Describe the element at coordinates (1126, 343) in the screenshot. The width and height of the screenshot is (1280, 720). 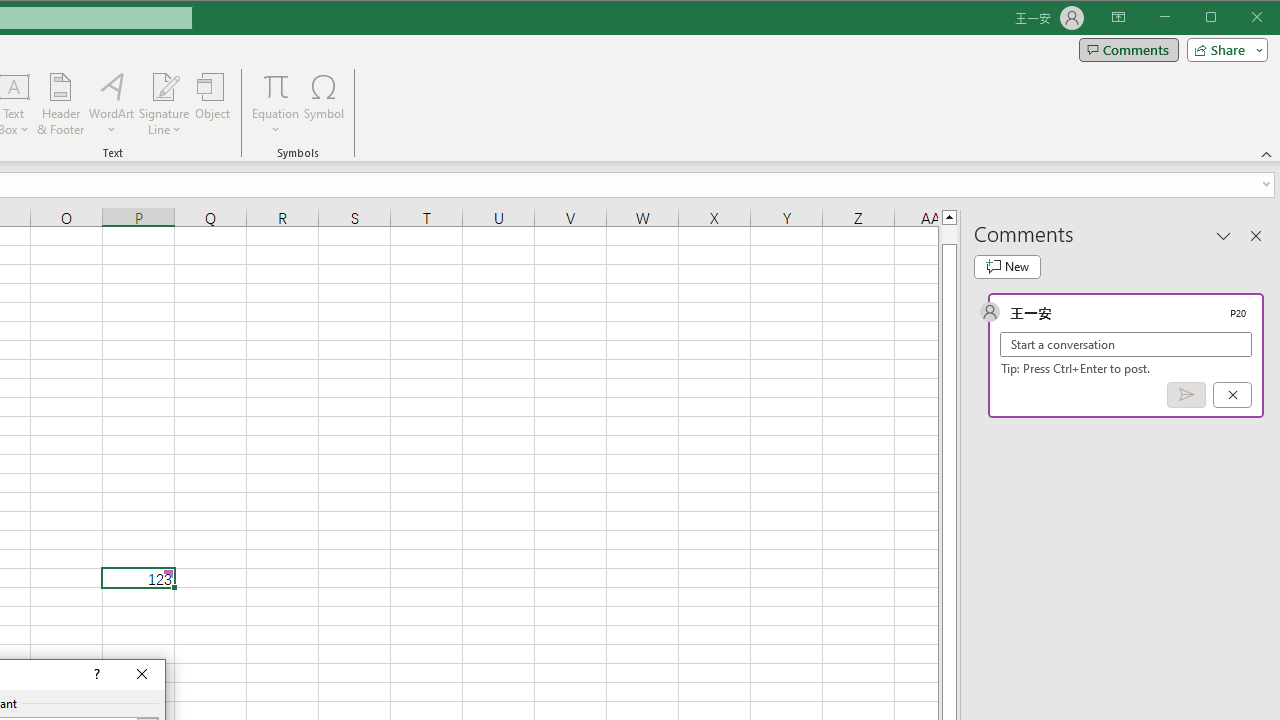
I see `'Start a conversation'` at that location.